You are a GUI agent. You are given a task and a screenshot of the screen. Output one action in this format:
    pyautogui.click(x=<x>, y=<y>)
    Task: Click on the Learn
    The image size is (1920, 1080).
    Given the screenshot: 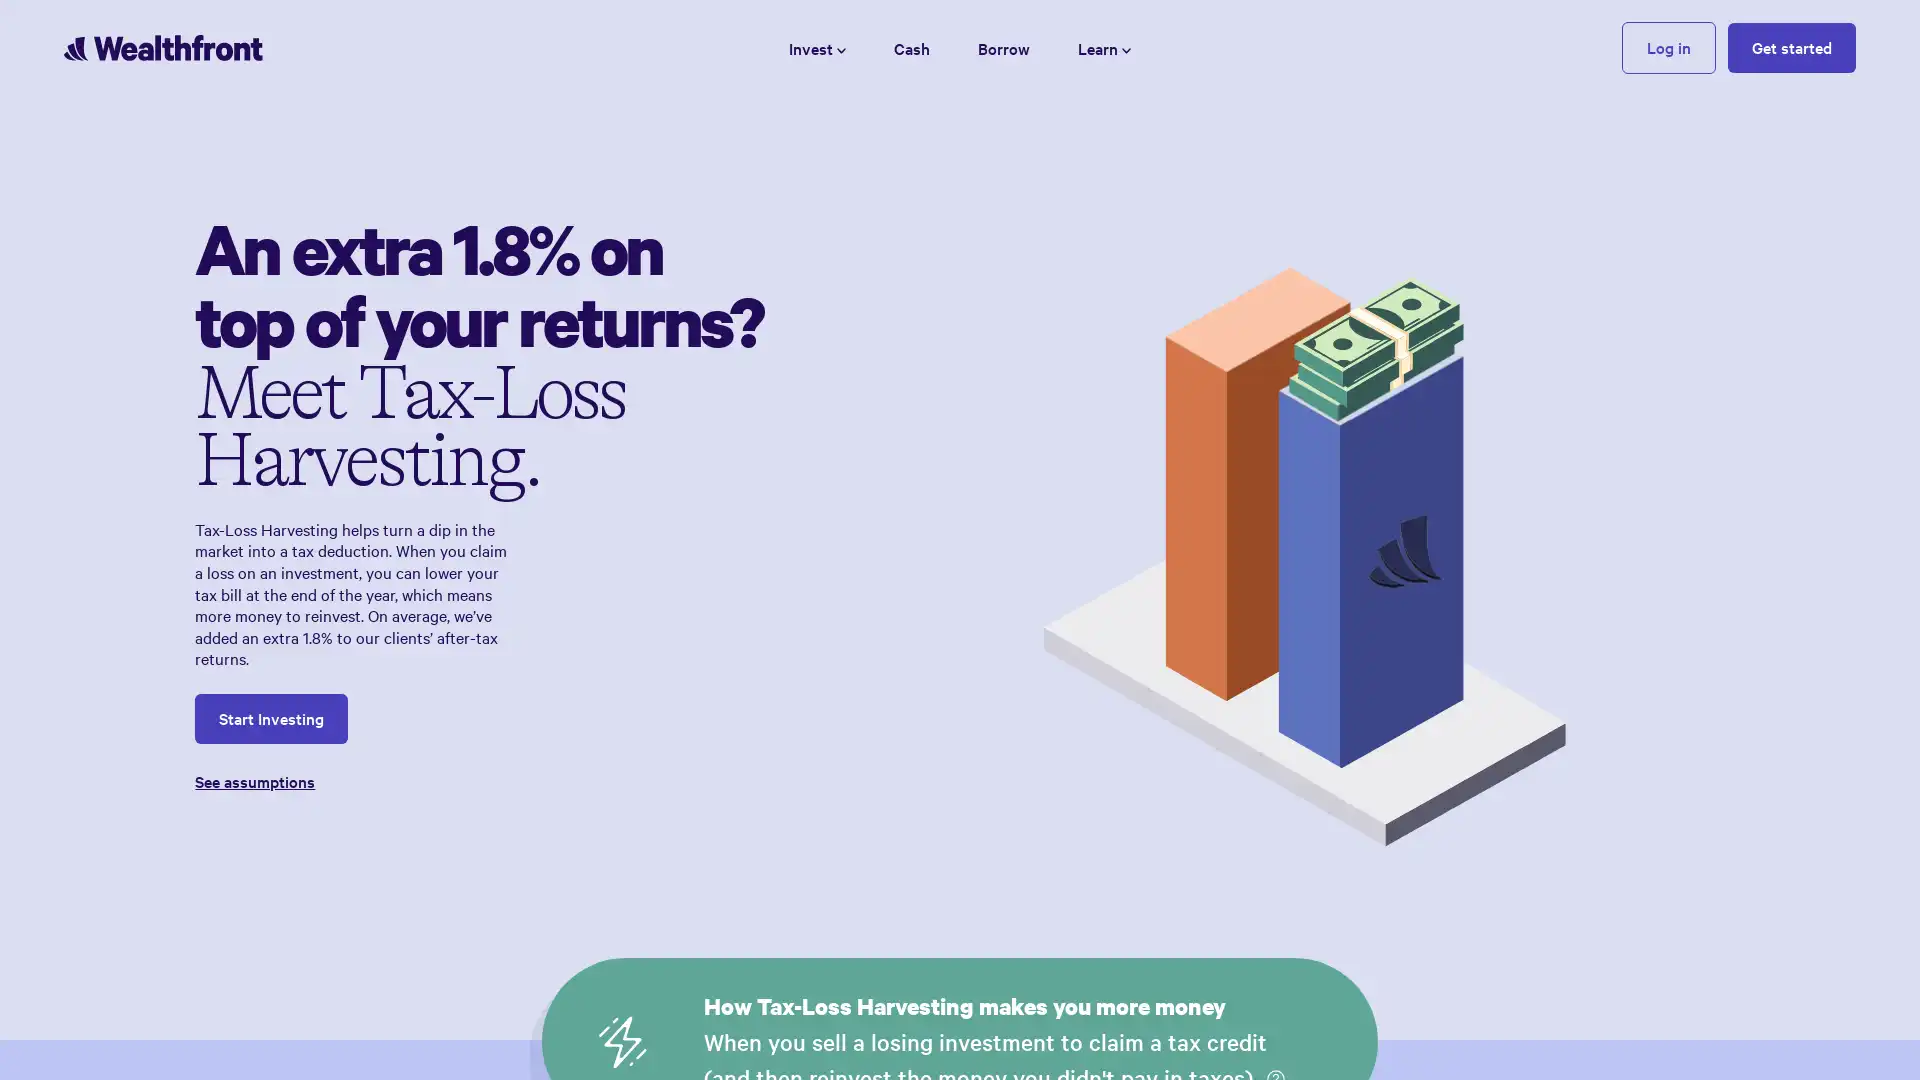 What is the action you would take?
    pyautogui.click(x=1103, y=46)
    